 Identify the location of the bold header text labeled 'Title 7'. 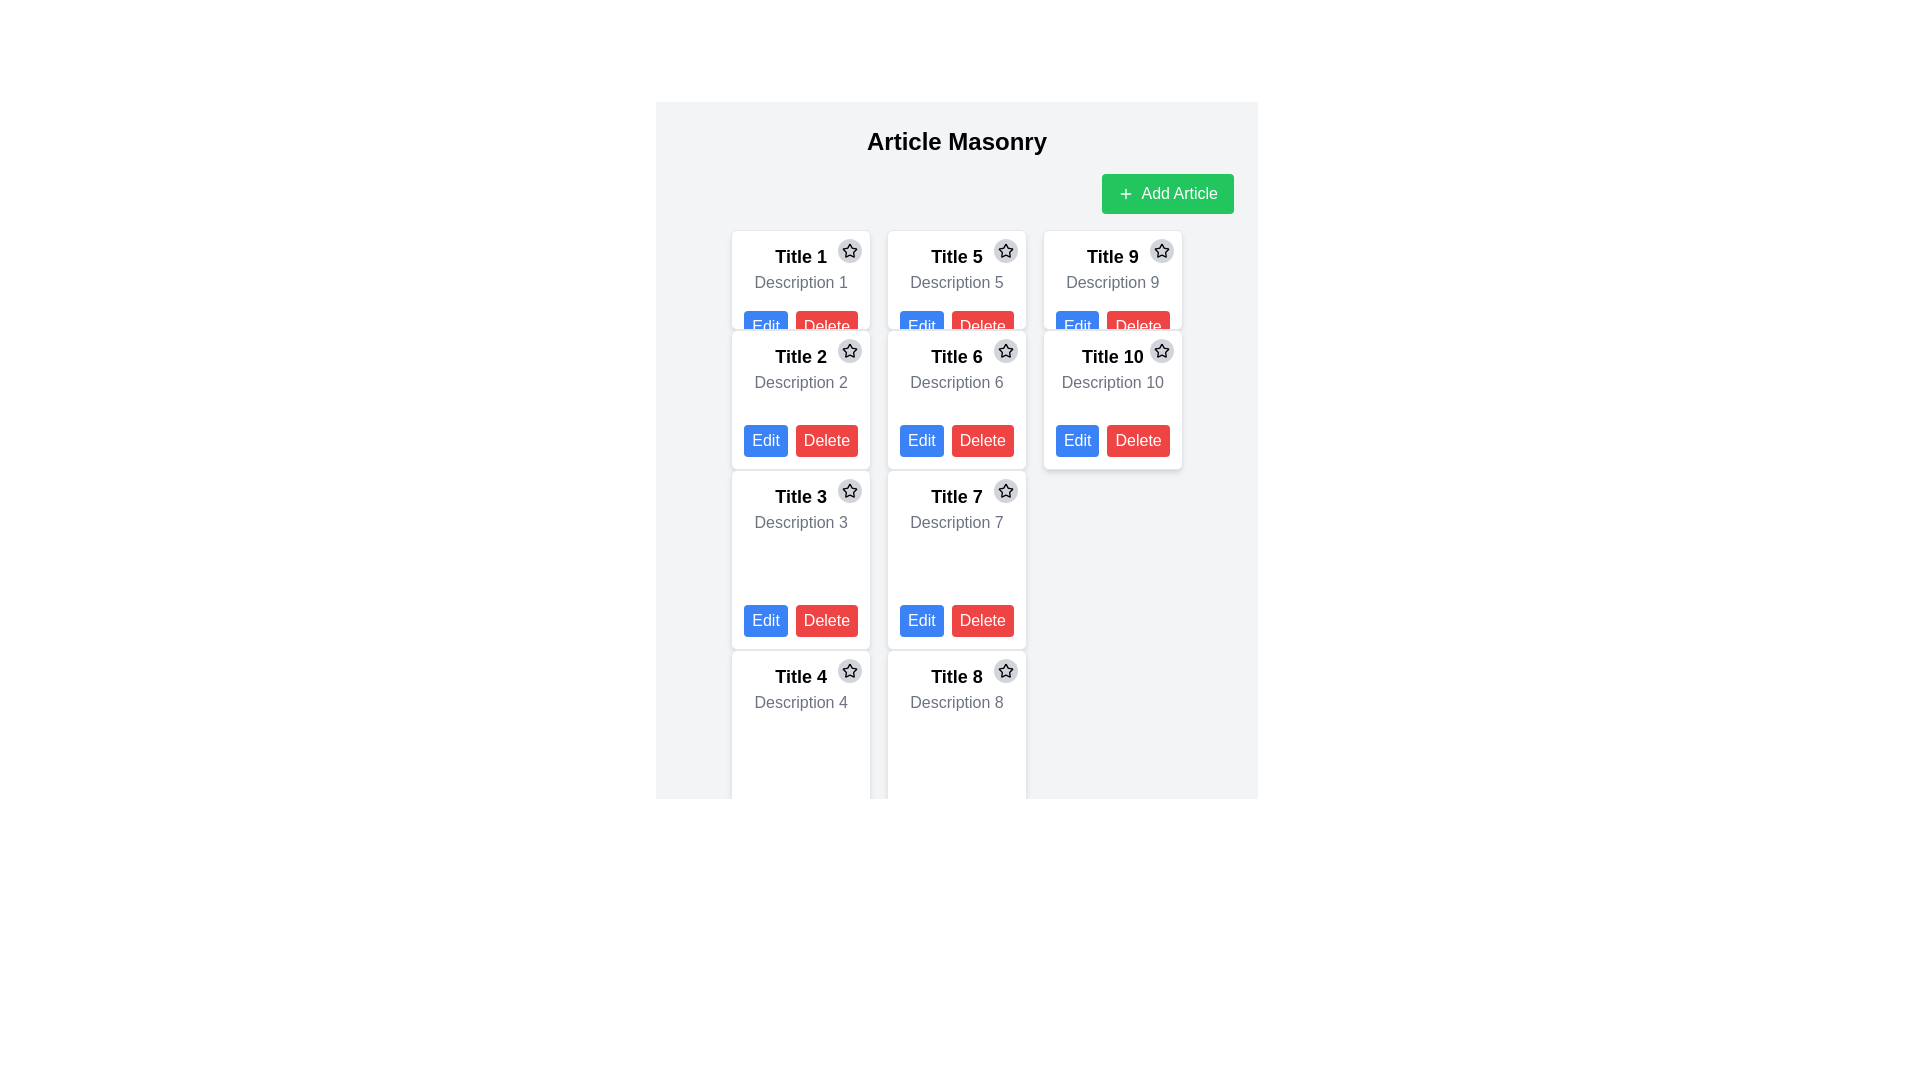
(955, 496).